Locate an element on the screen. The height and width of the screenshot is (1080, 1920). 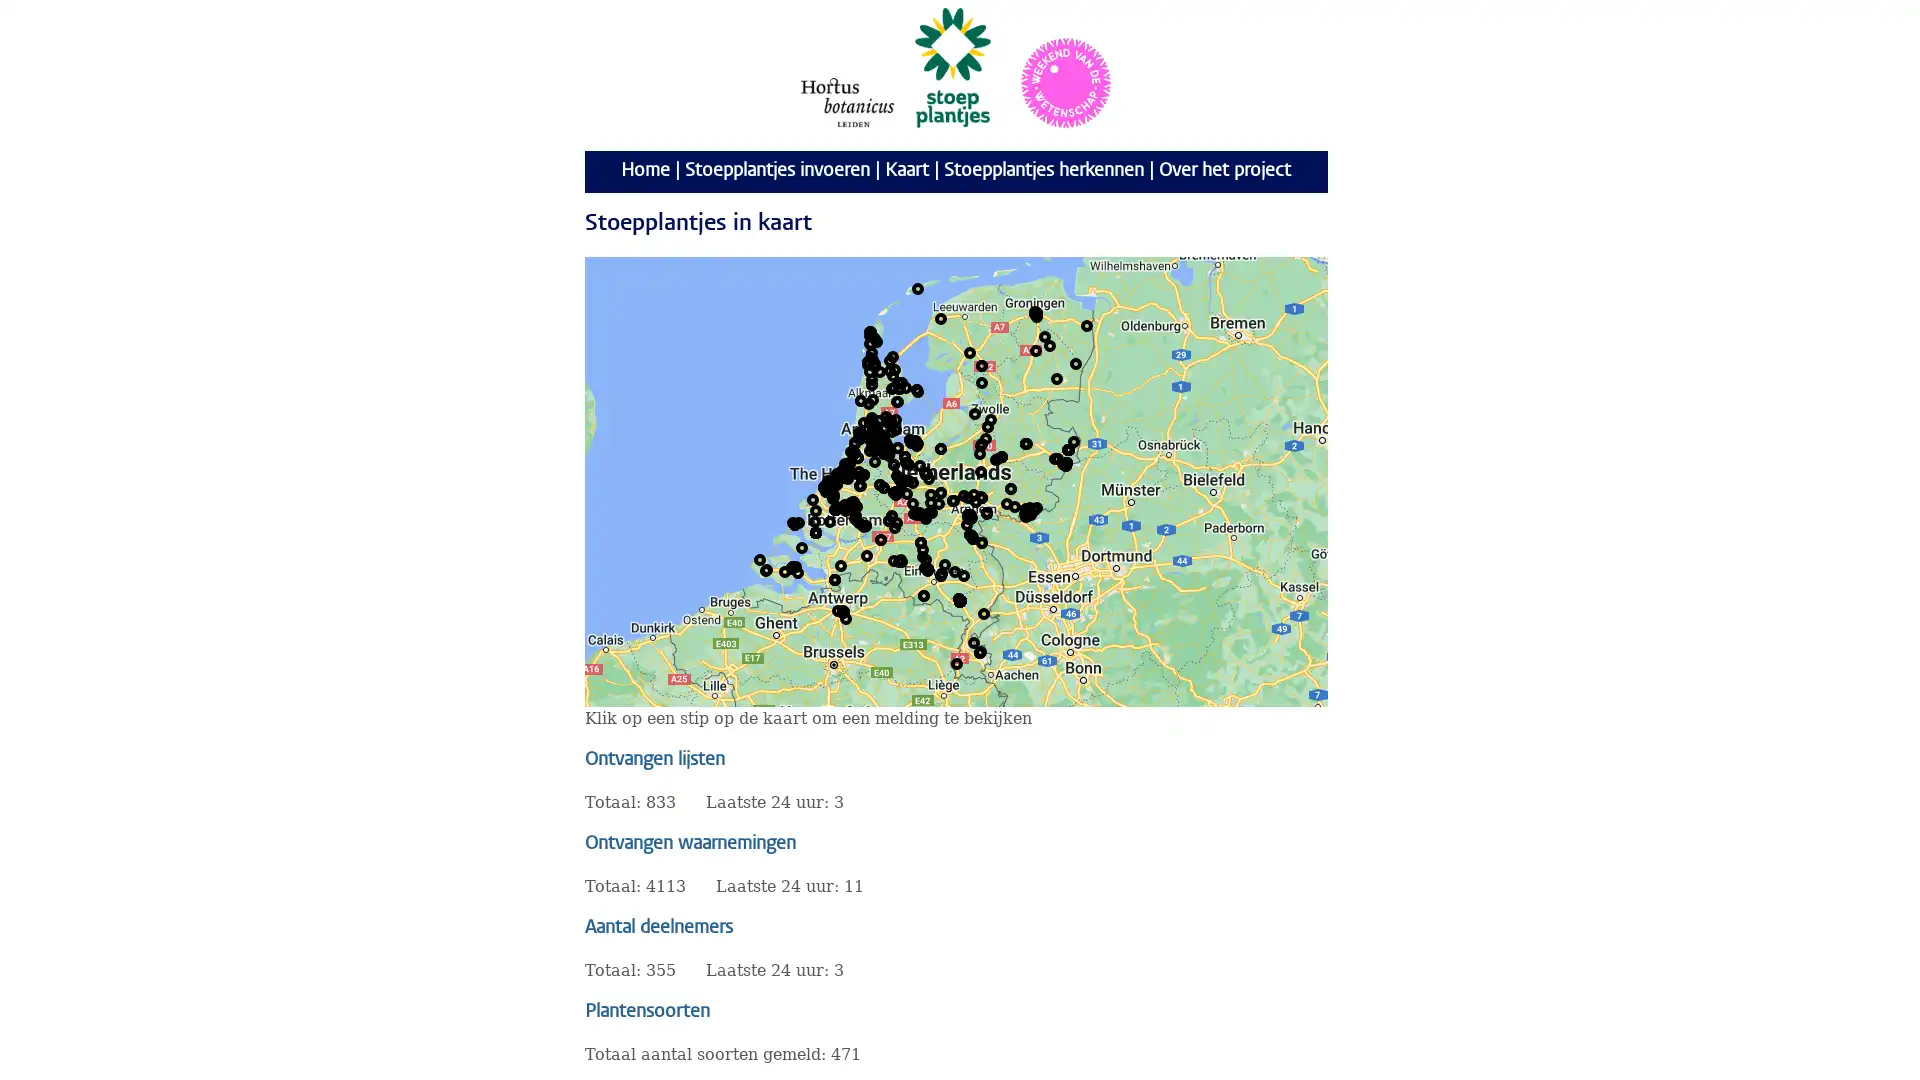
Telling van Hanneke Waller op 20 oktober 2021 is located at coordinates (905, 462).